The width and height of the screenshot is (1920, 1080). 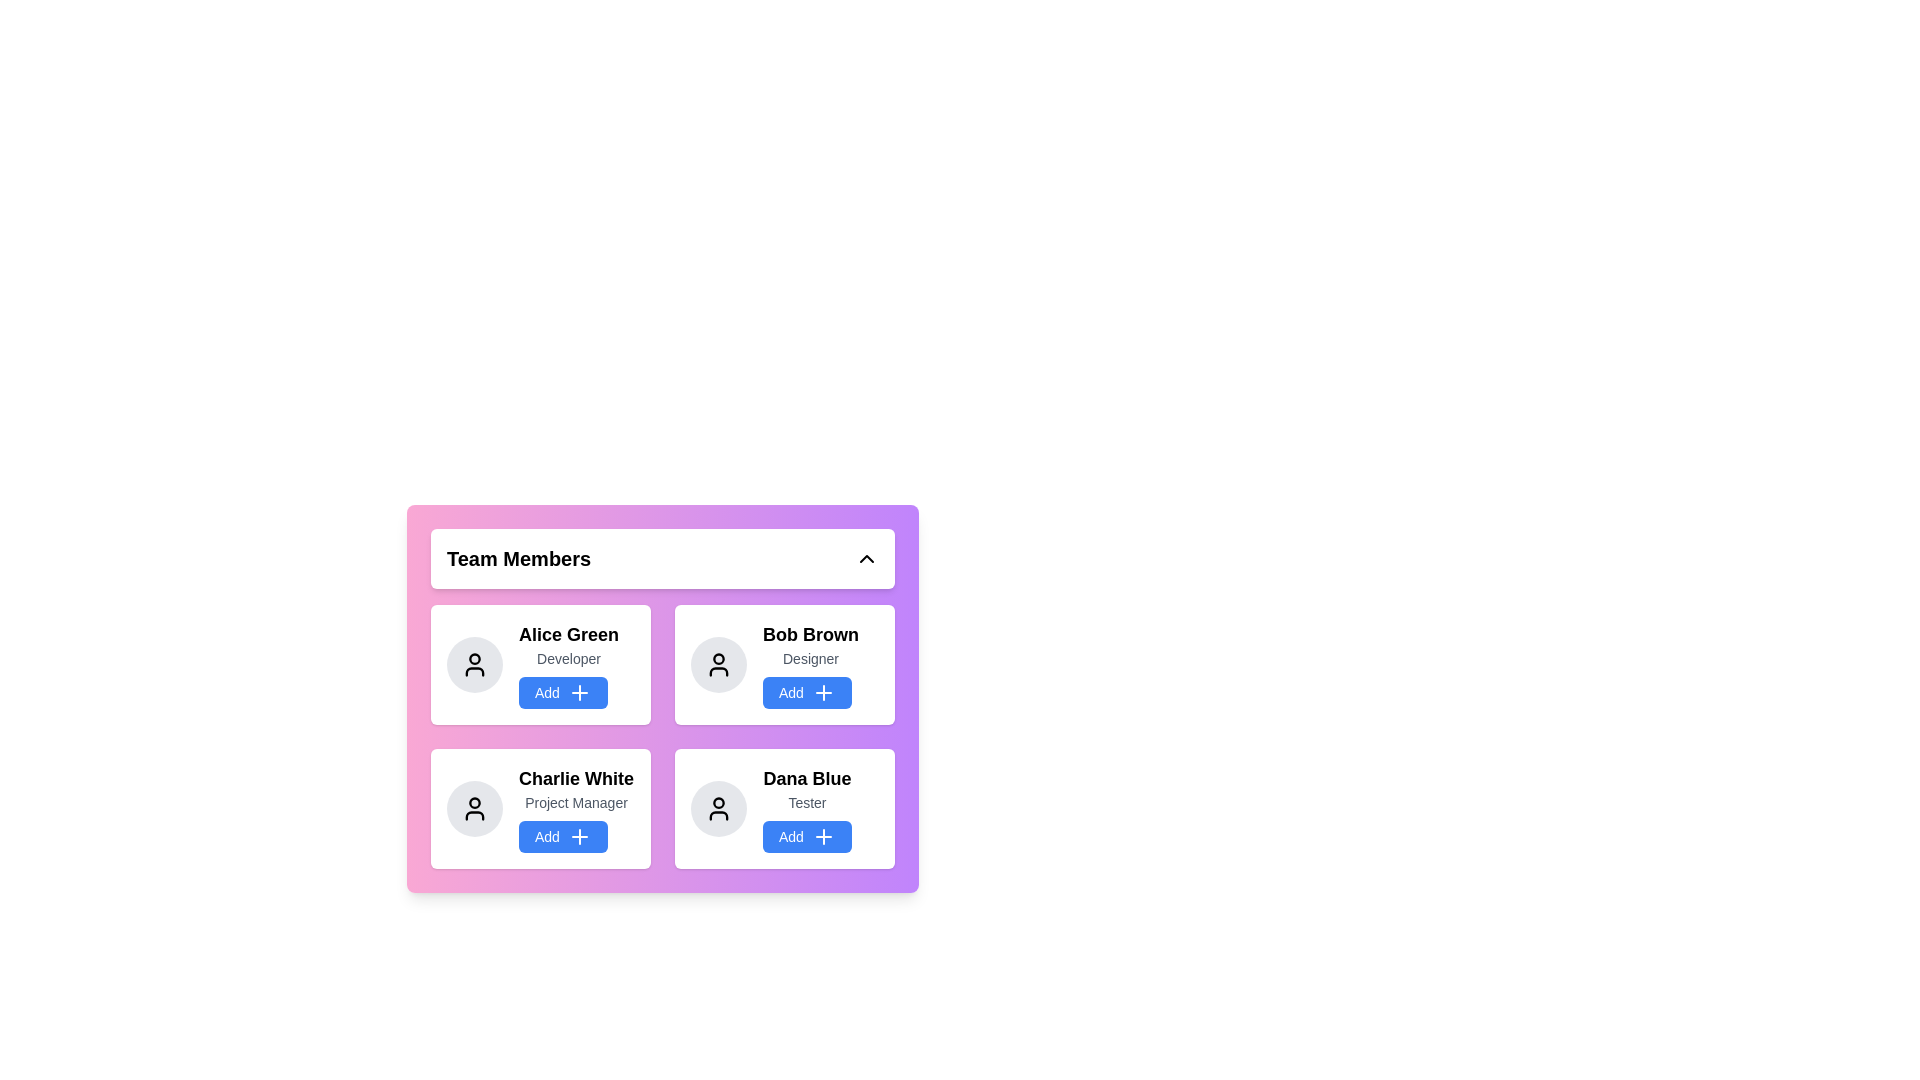 What do you see at coordinates (719, 808) in the screenshot?
I see `the user profile icon representing 'Dana Blue' in the lower-right corner of the grid, which is aligned above the 'Add' button` at bounding box center [719, 808].